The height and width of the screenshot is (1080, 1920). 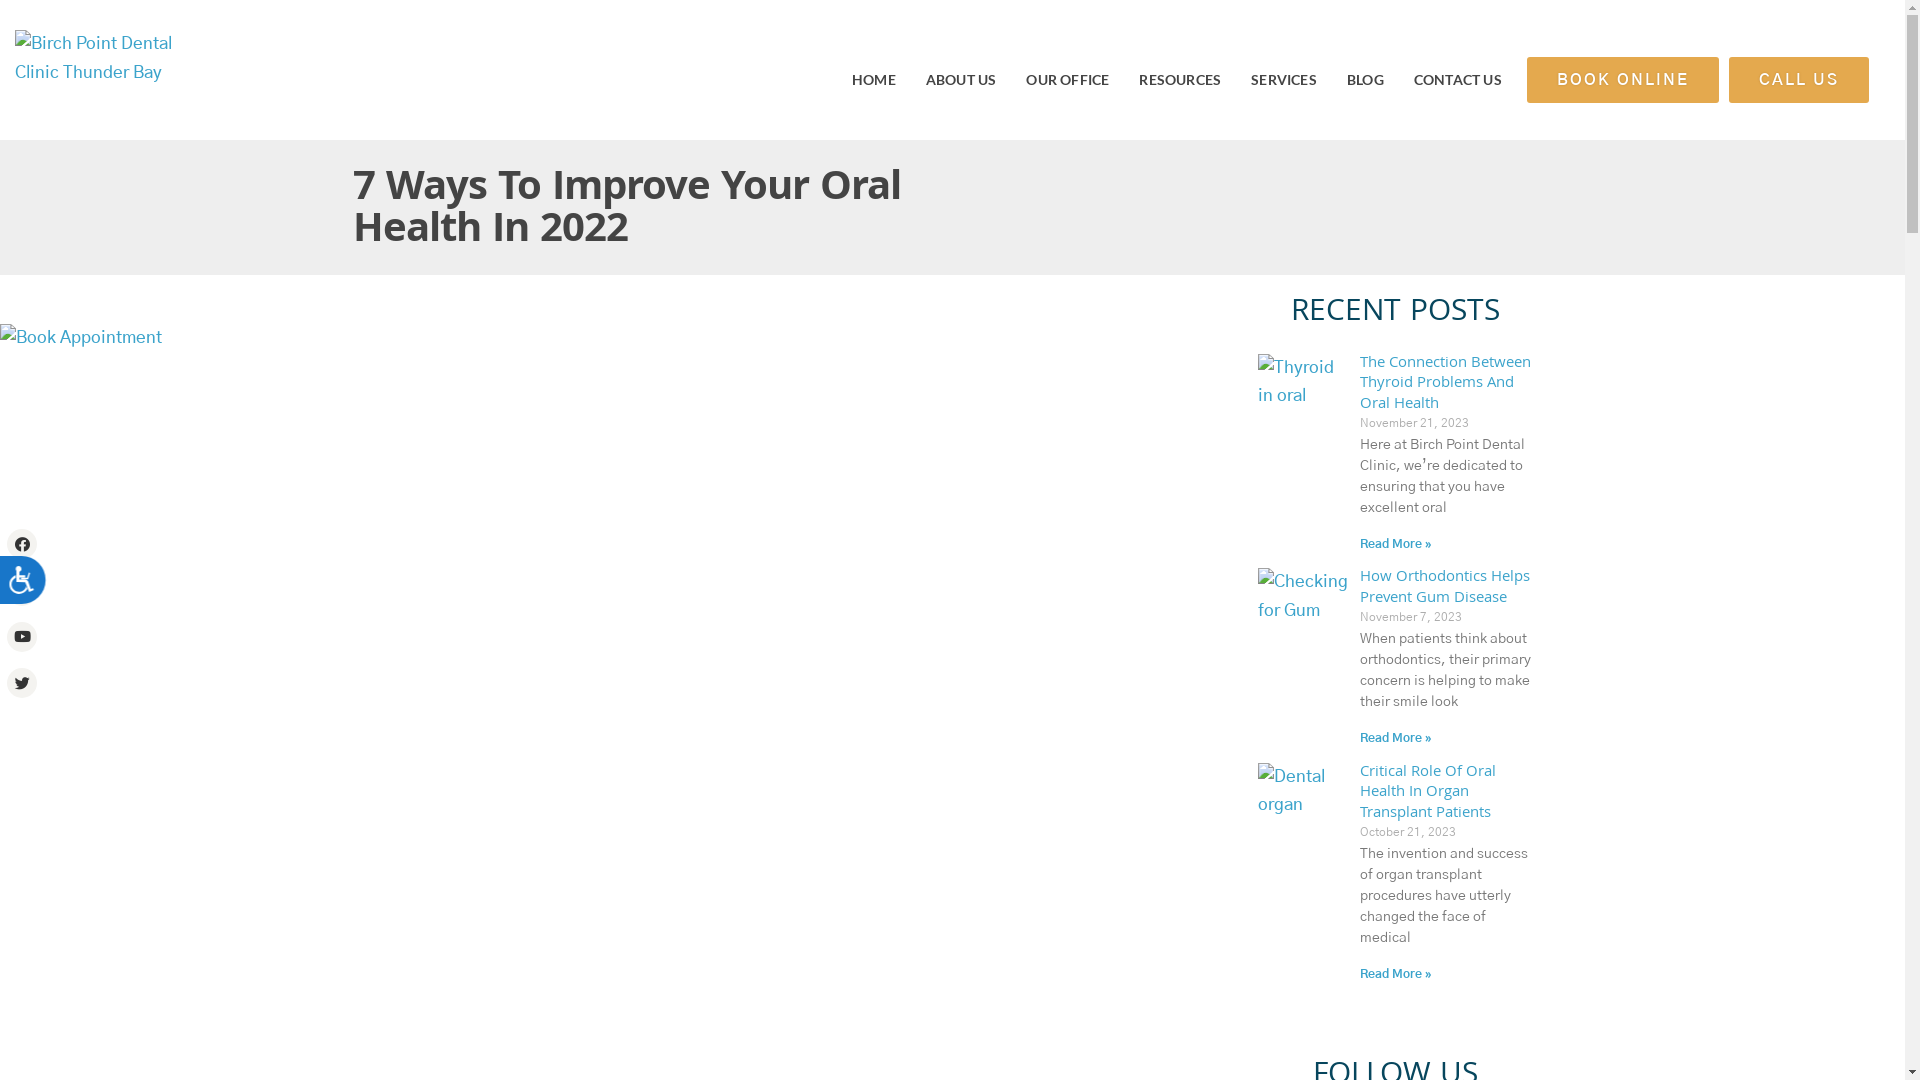 What do you see at coordinates (1799, 79) in the screenshot?
I see `'CALL US'` at bounding box center [1799, 79].